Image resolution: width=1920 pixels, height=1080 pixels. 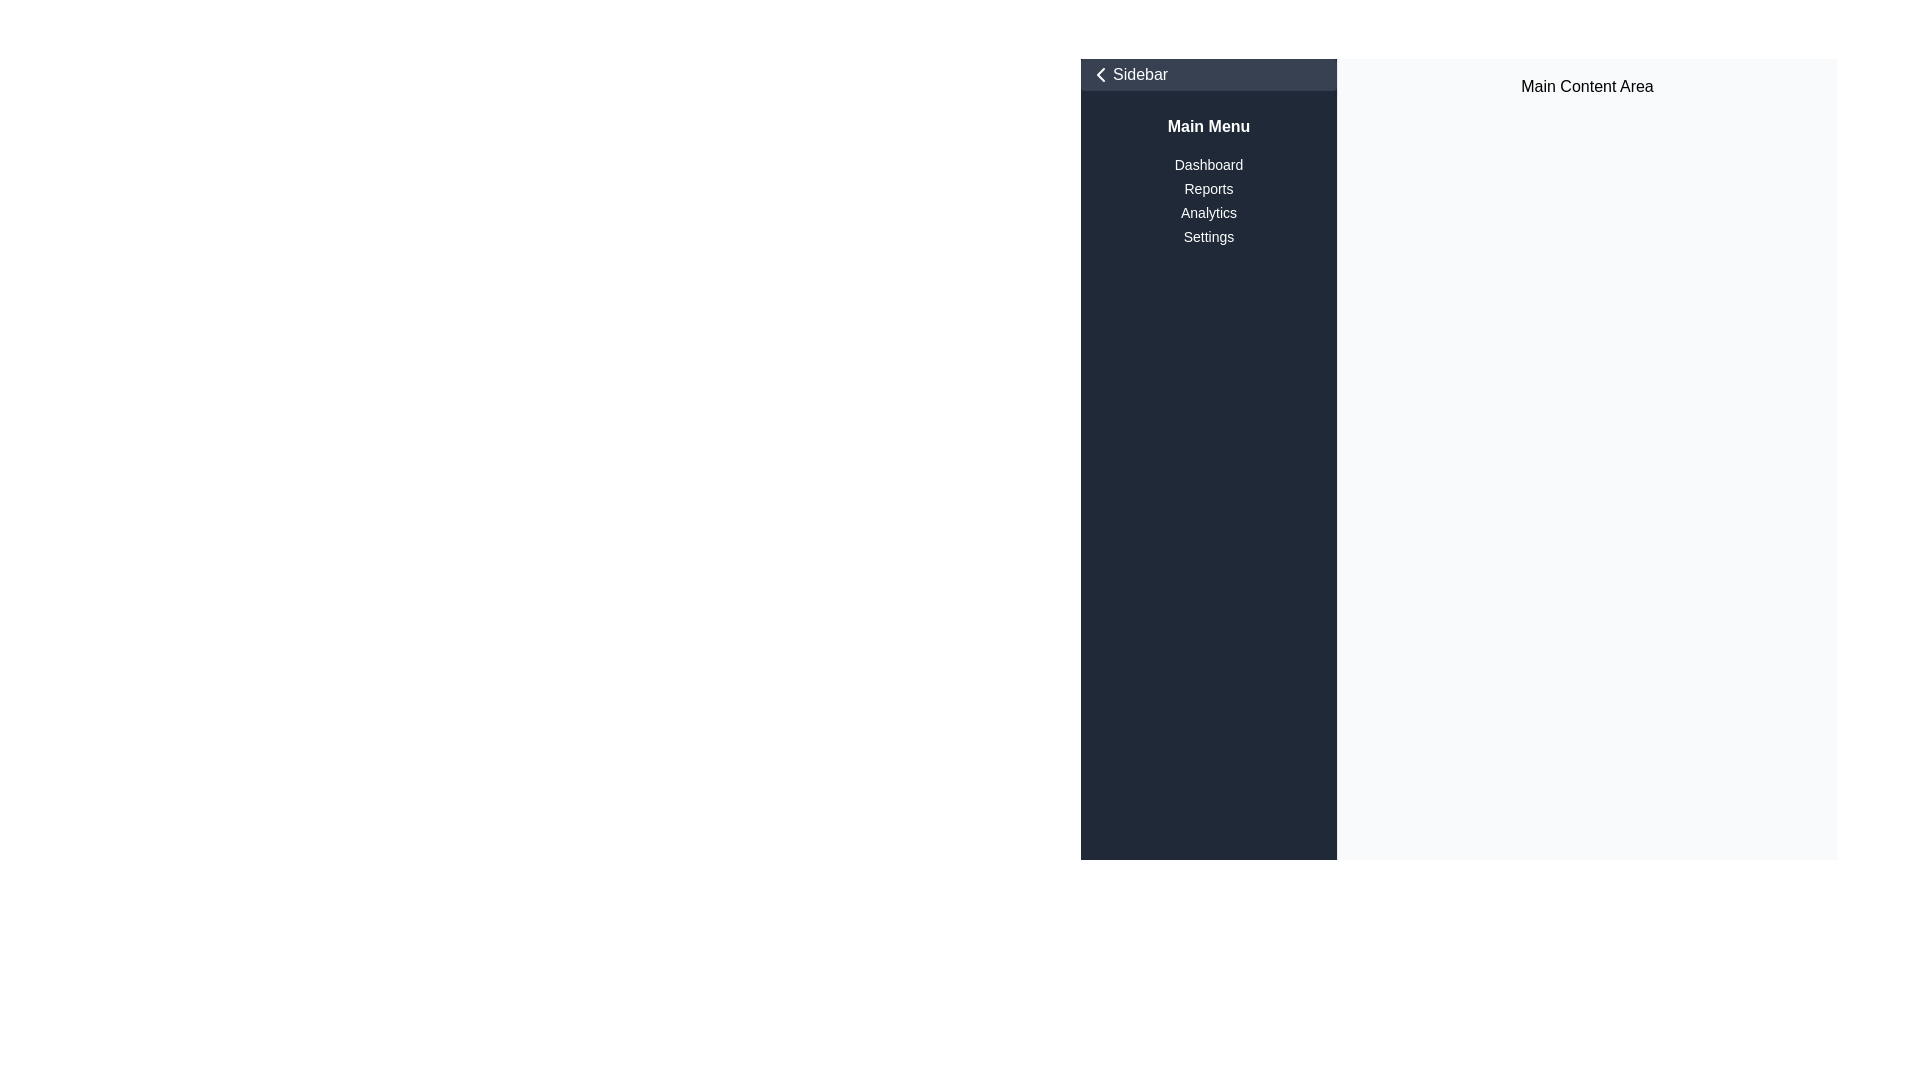 I want to click on the 'Main Menu' label, which is a bold white text on a dark background, located at the top of the sidebar on the left side of the interface, so click(x=1208, y=127).